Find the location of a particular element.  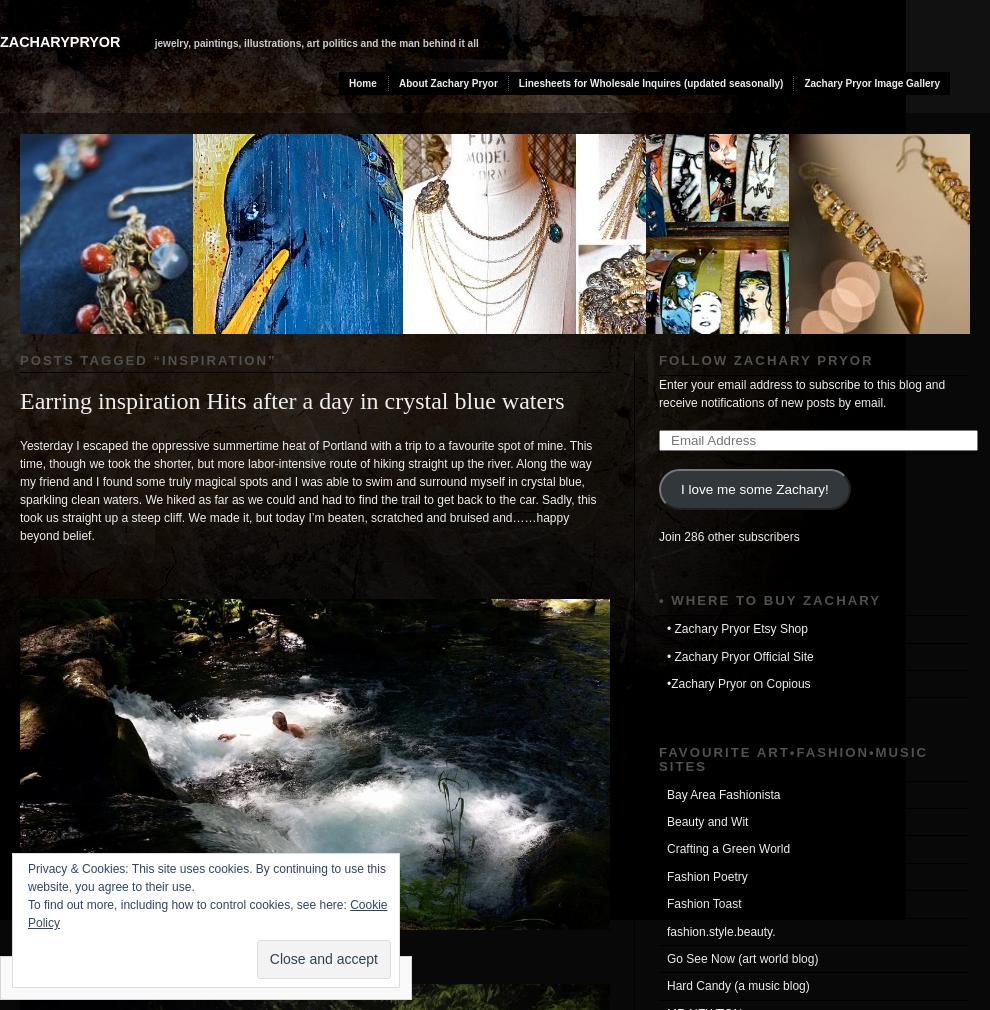

'Join 286 other subscribers' is located at coordinates (659, 536).